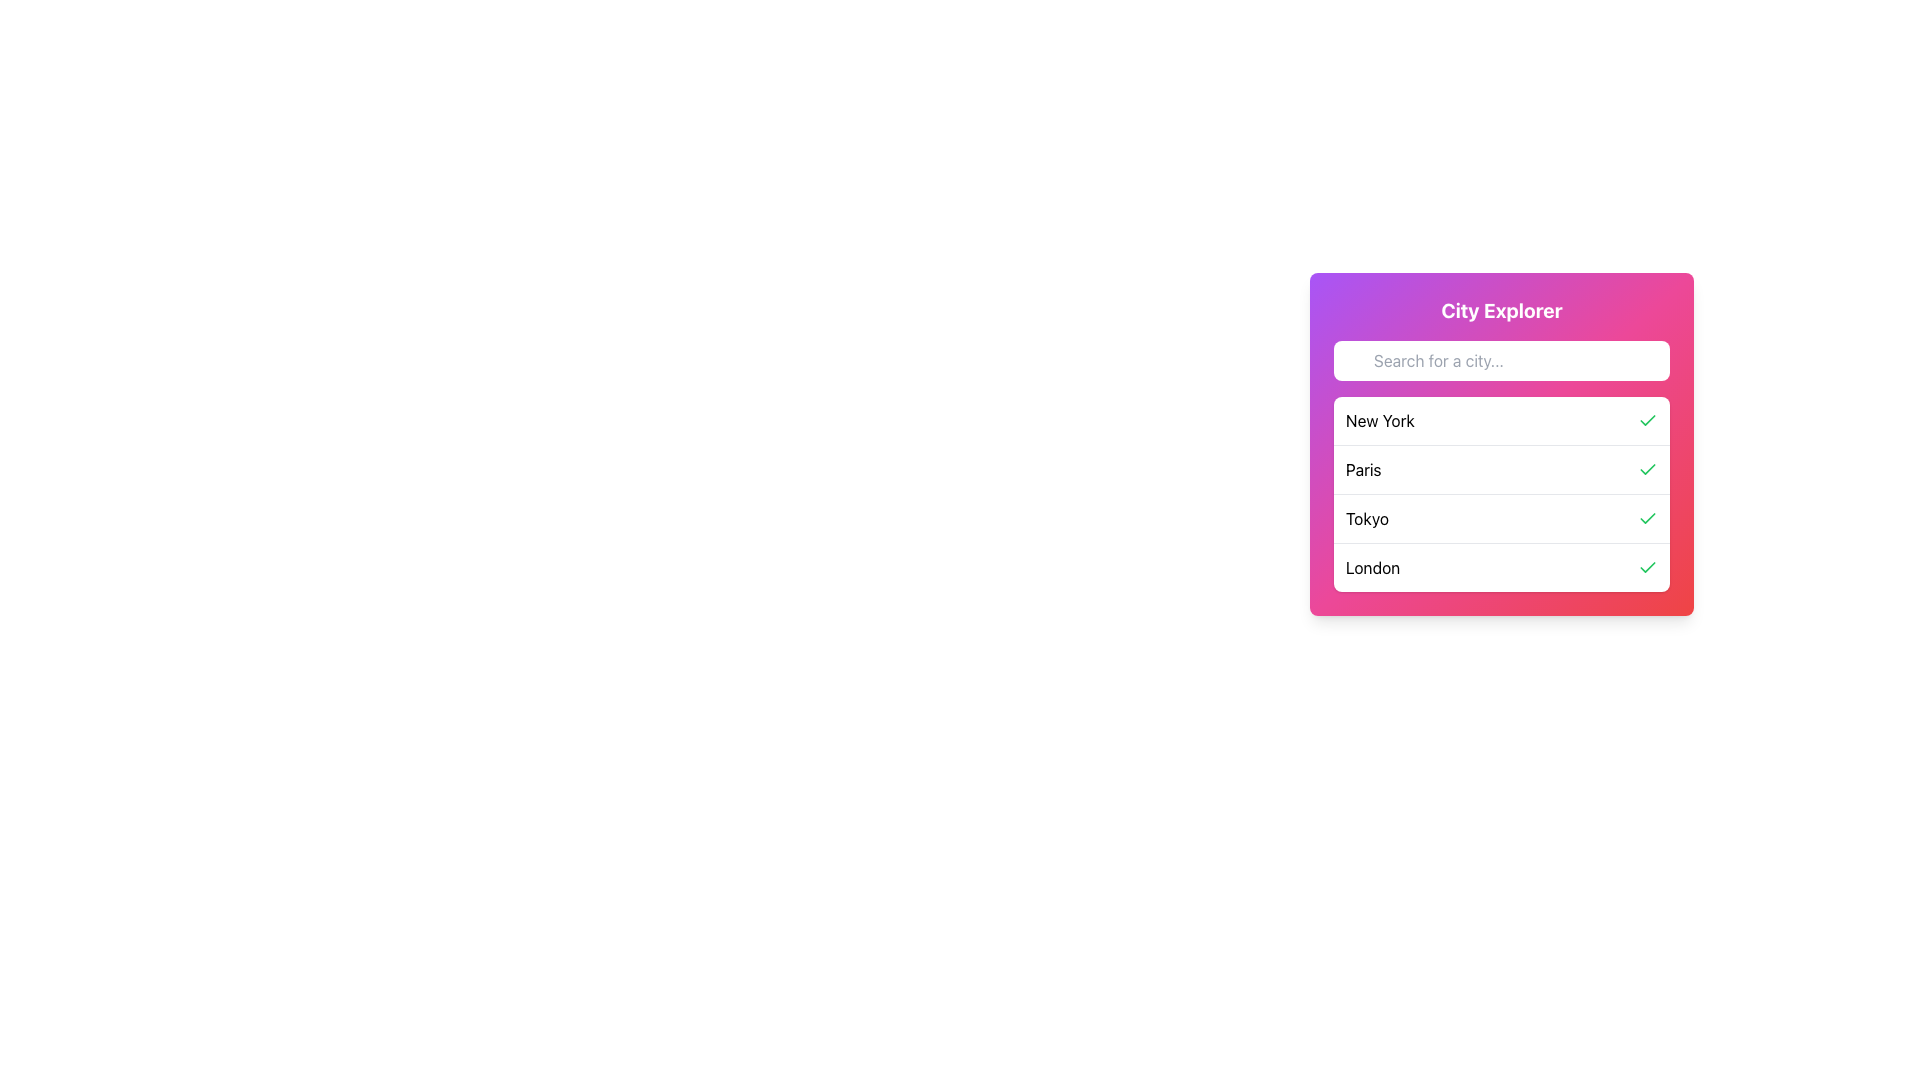 This screenshot has height=1080, width=1920. I want to click on the text label displaying the name of a selectable city option in the 'City Explorer' interface, located at the top of the list below the search bar, so click(1379, 419).